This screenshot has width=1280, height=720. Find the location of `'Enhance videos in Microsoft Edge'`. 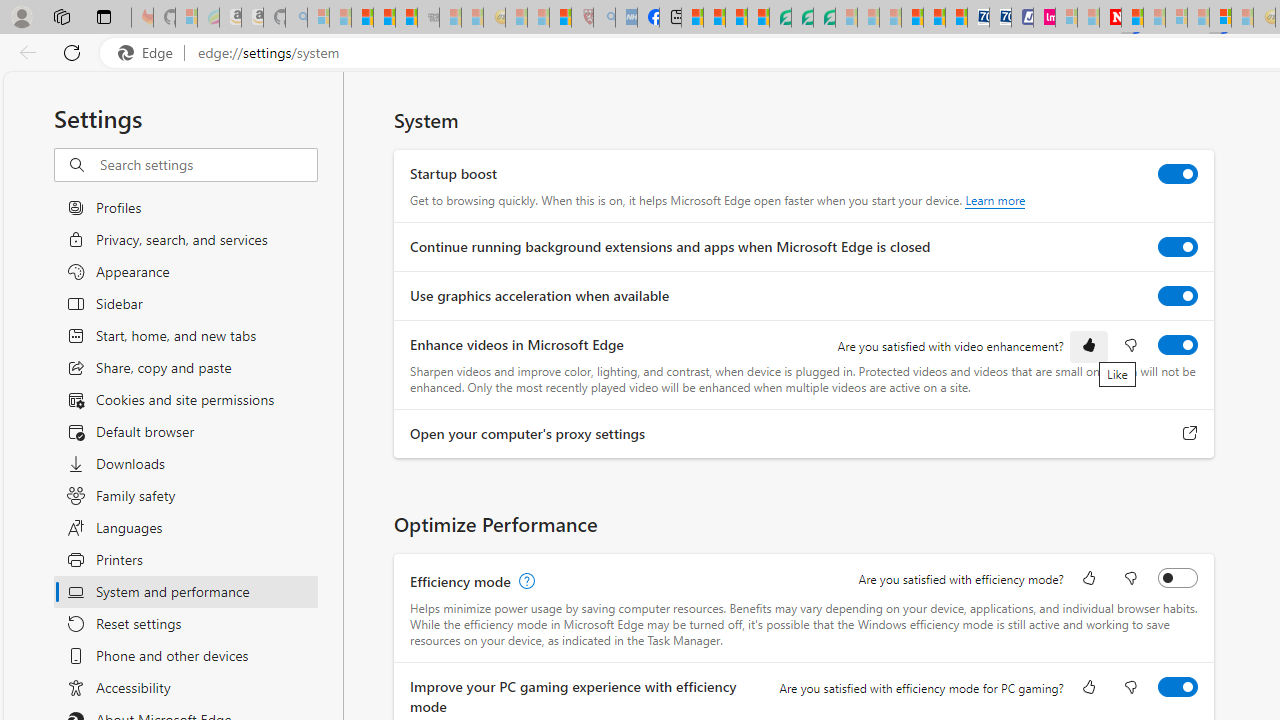

'Enhance videos in Microsoft Edge' is located at coordinates (1178, 343).